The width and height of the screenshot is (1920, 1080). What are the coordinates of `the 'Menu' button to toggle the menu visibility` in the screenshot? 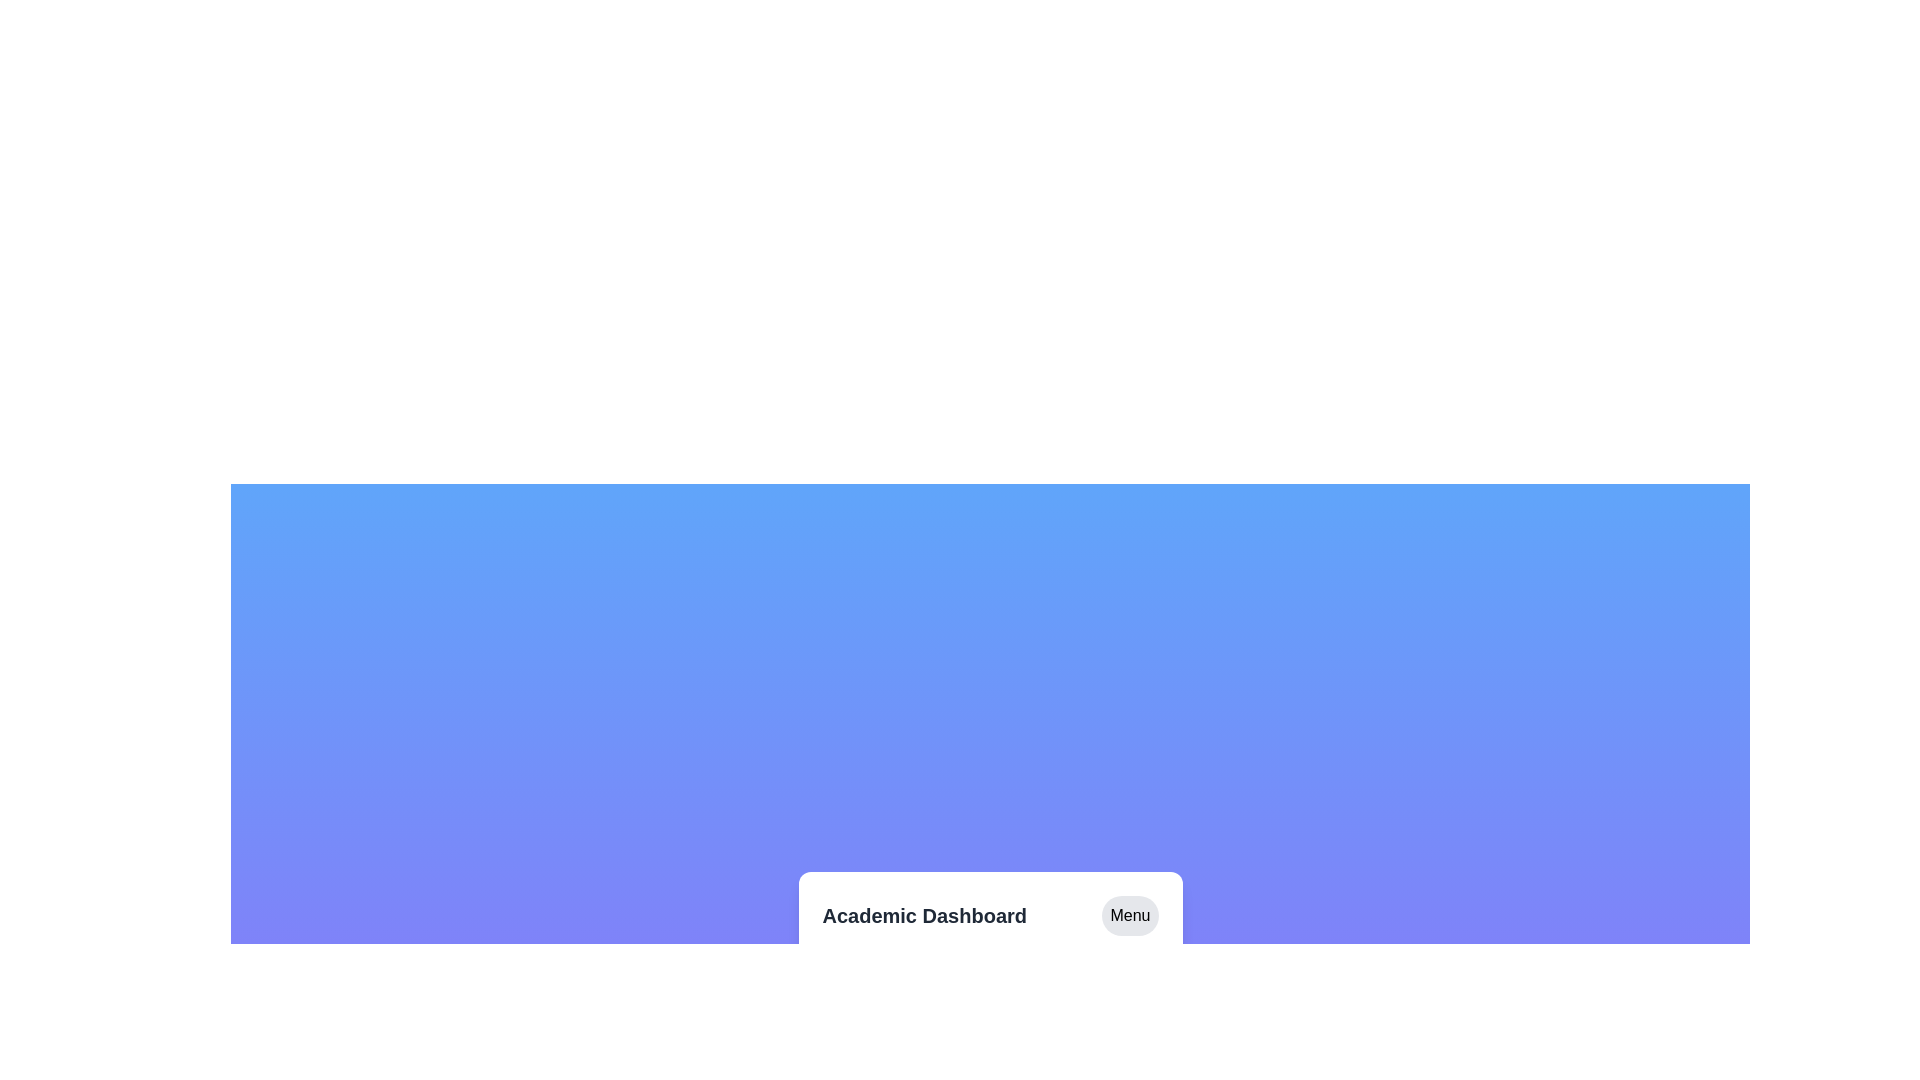 It's located at (1129, 915).